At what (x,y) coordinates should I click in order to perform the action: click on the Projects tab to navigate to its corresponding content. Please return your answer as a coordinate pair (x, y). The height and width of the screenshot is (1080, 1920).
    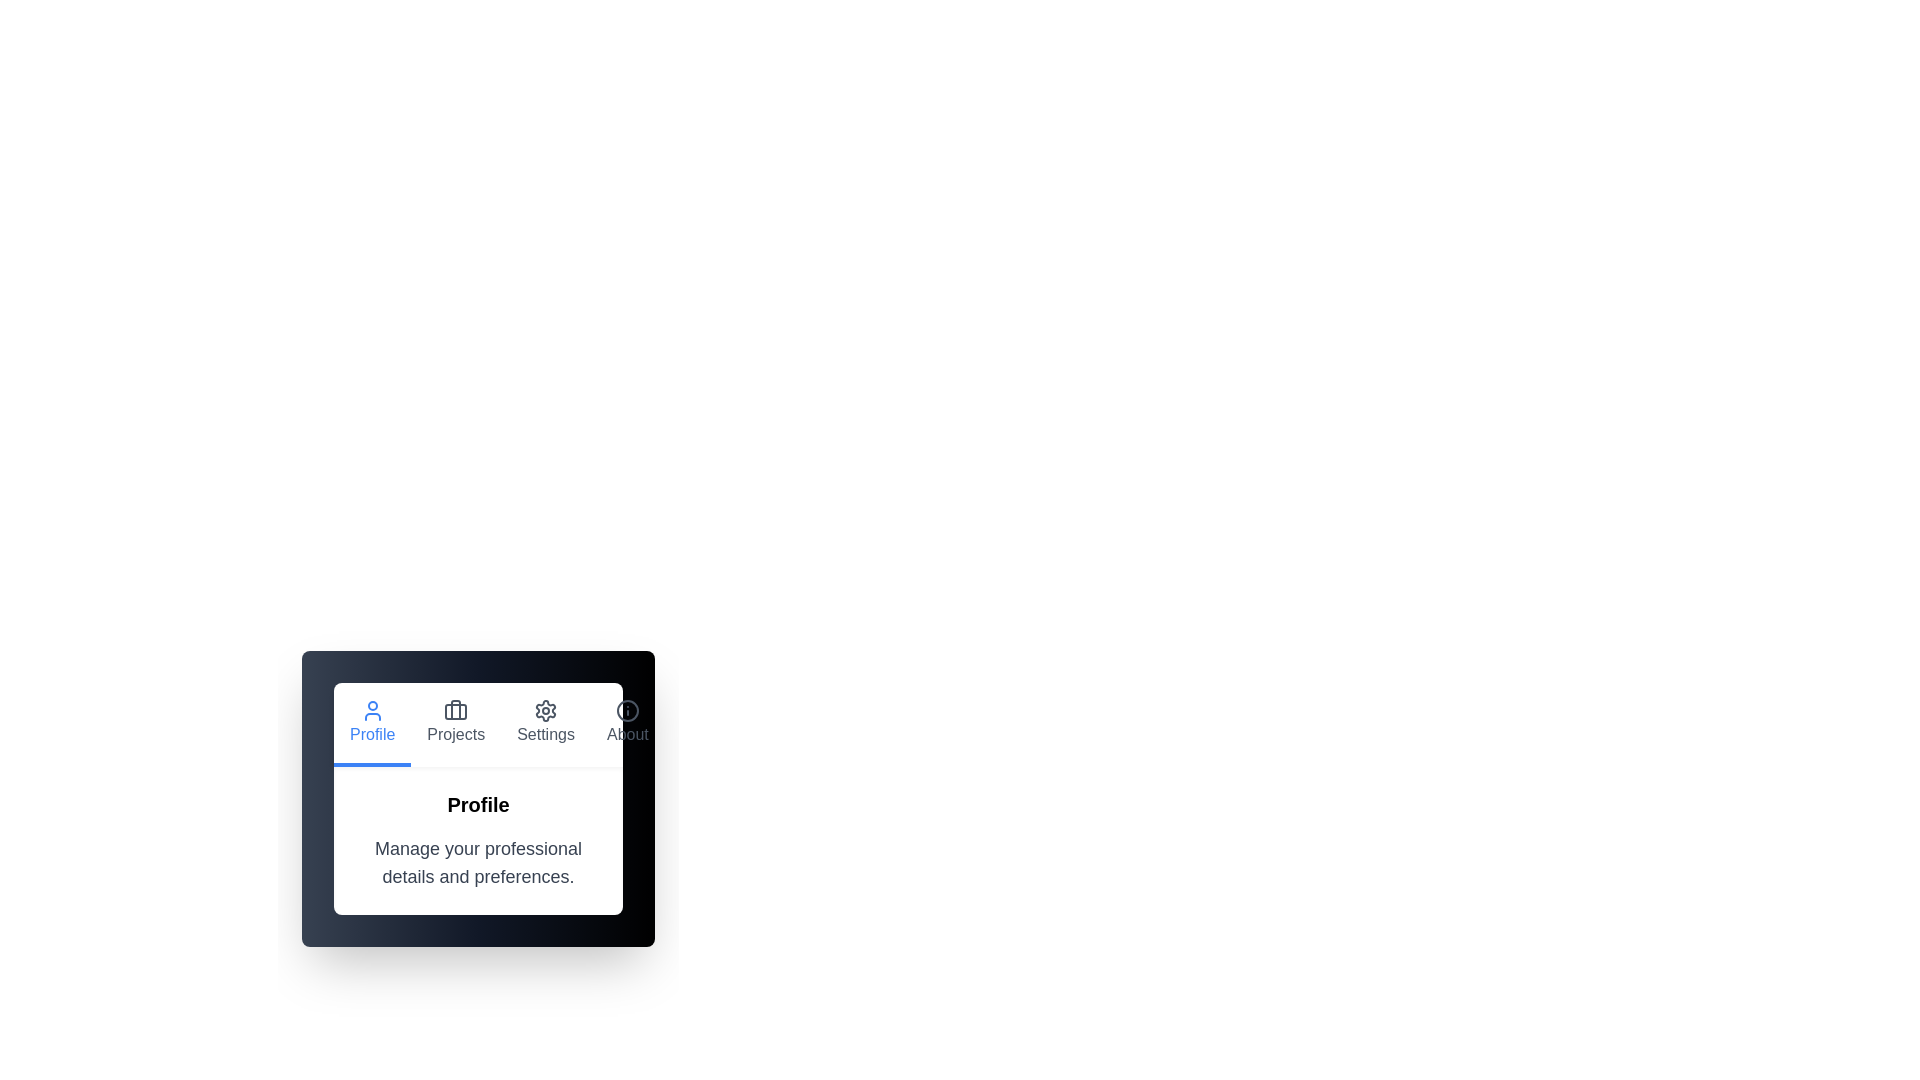
    Looking at the image, I should click on (455, 725).